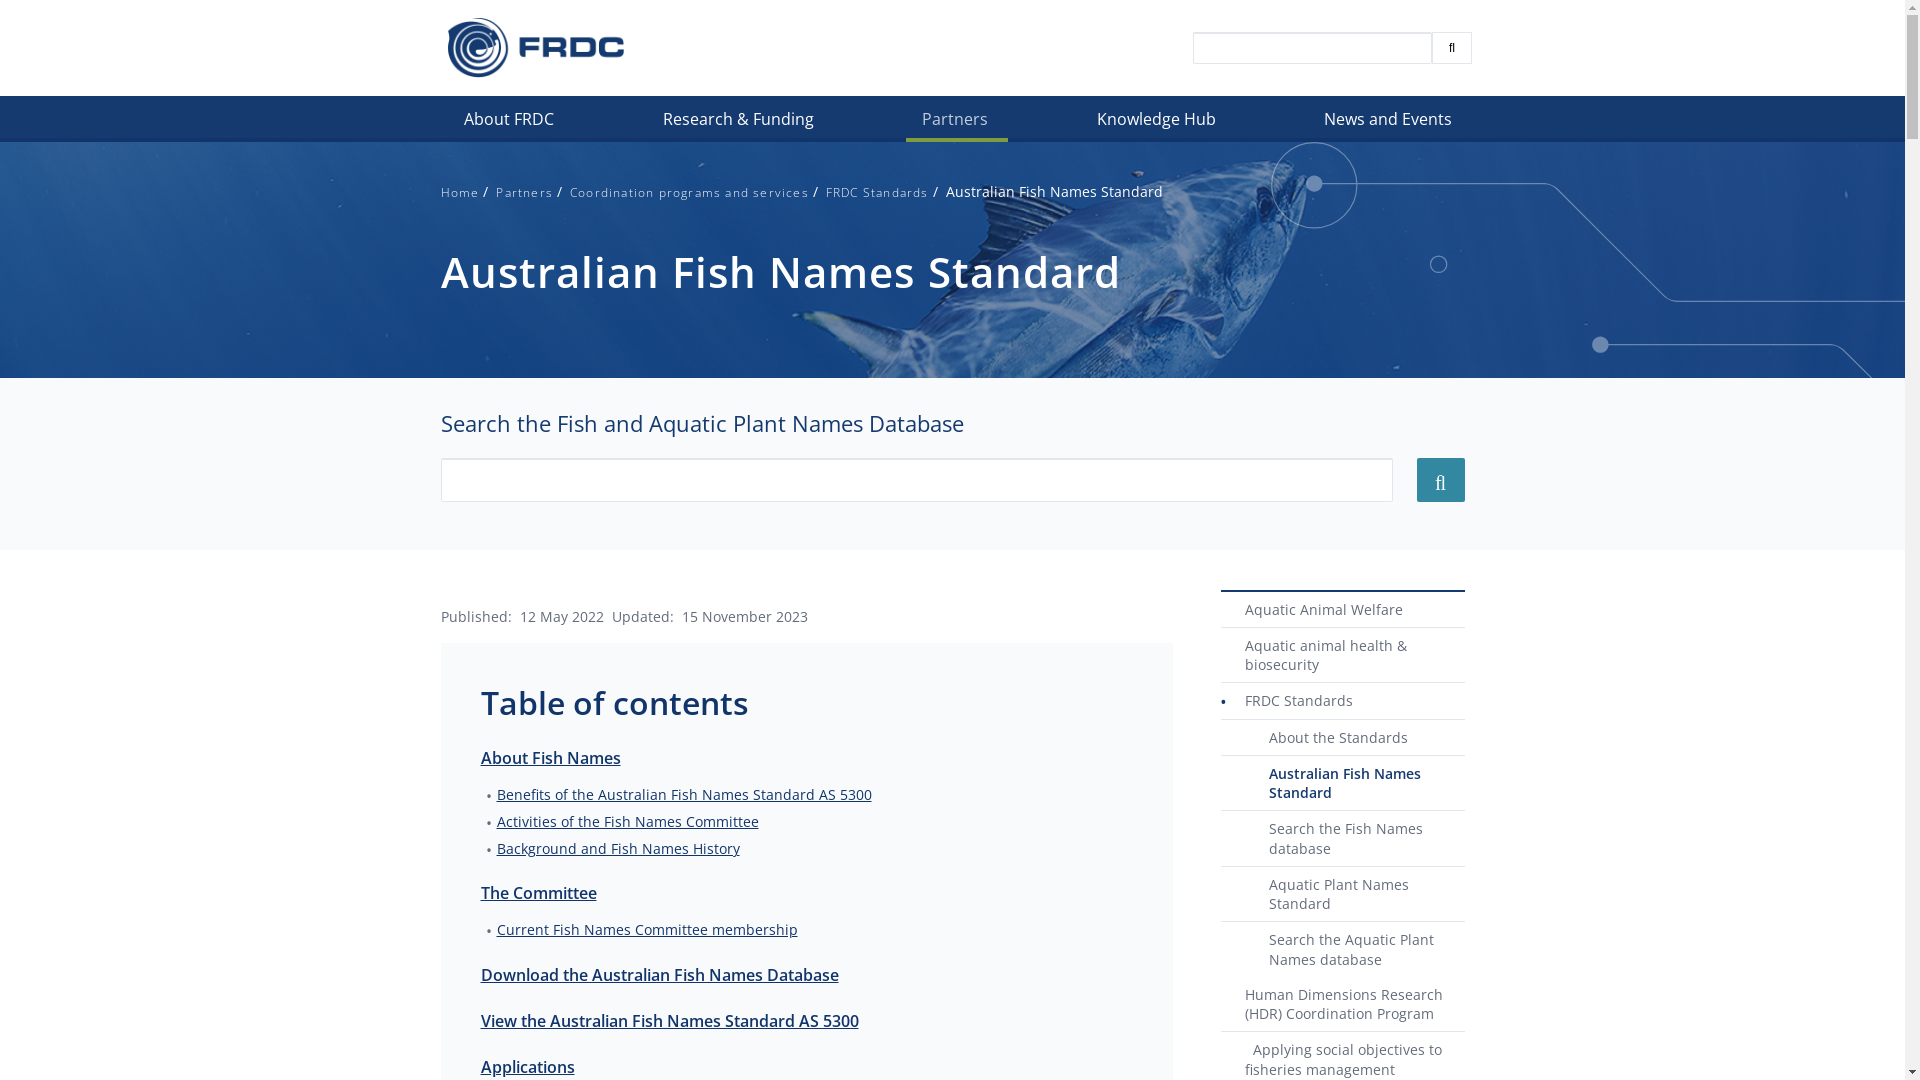  Describe the element at coordinates (495, 848) in the screenshot. I see `'Background and Fish Names History'` at that location.